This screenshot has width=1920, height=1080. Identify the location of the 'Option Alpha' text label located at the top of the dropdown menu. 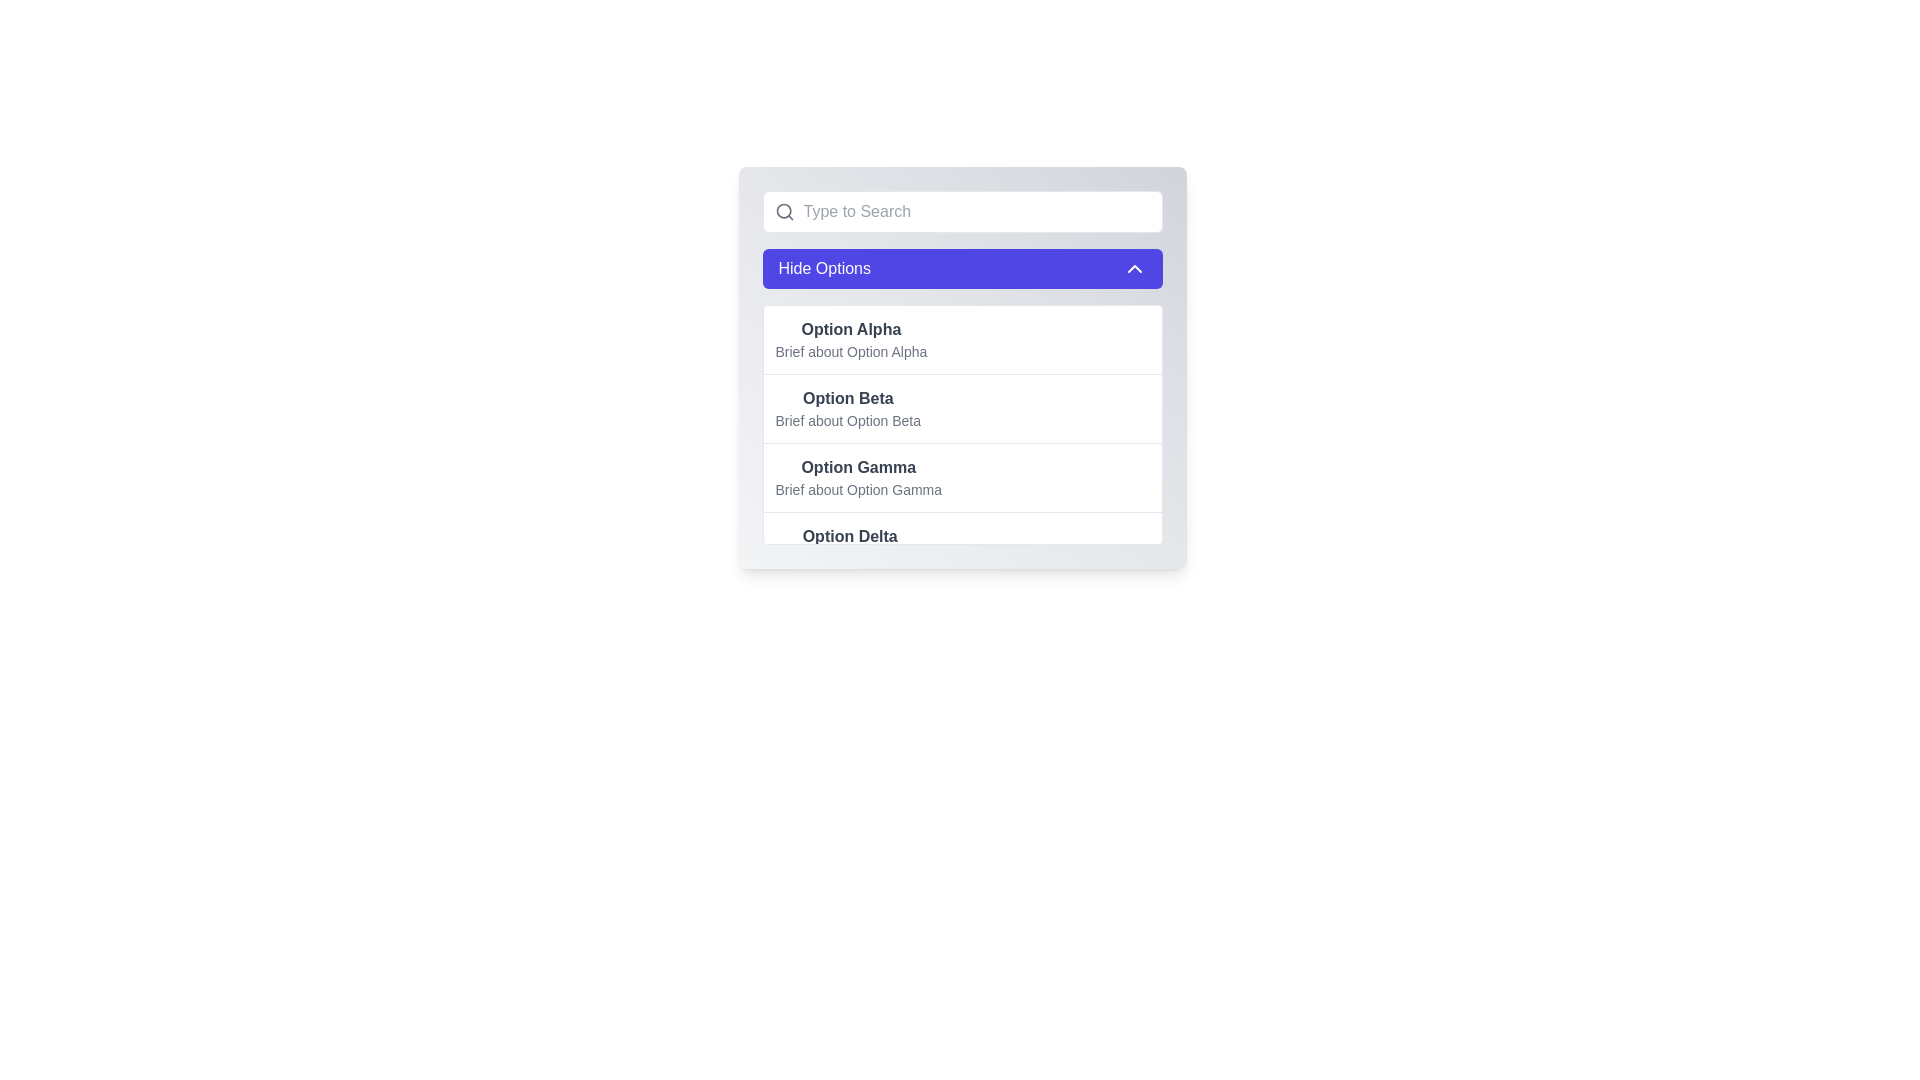
(851, 329).